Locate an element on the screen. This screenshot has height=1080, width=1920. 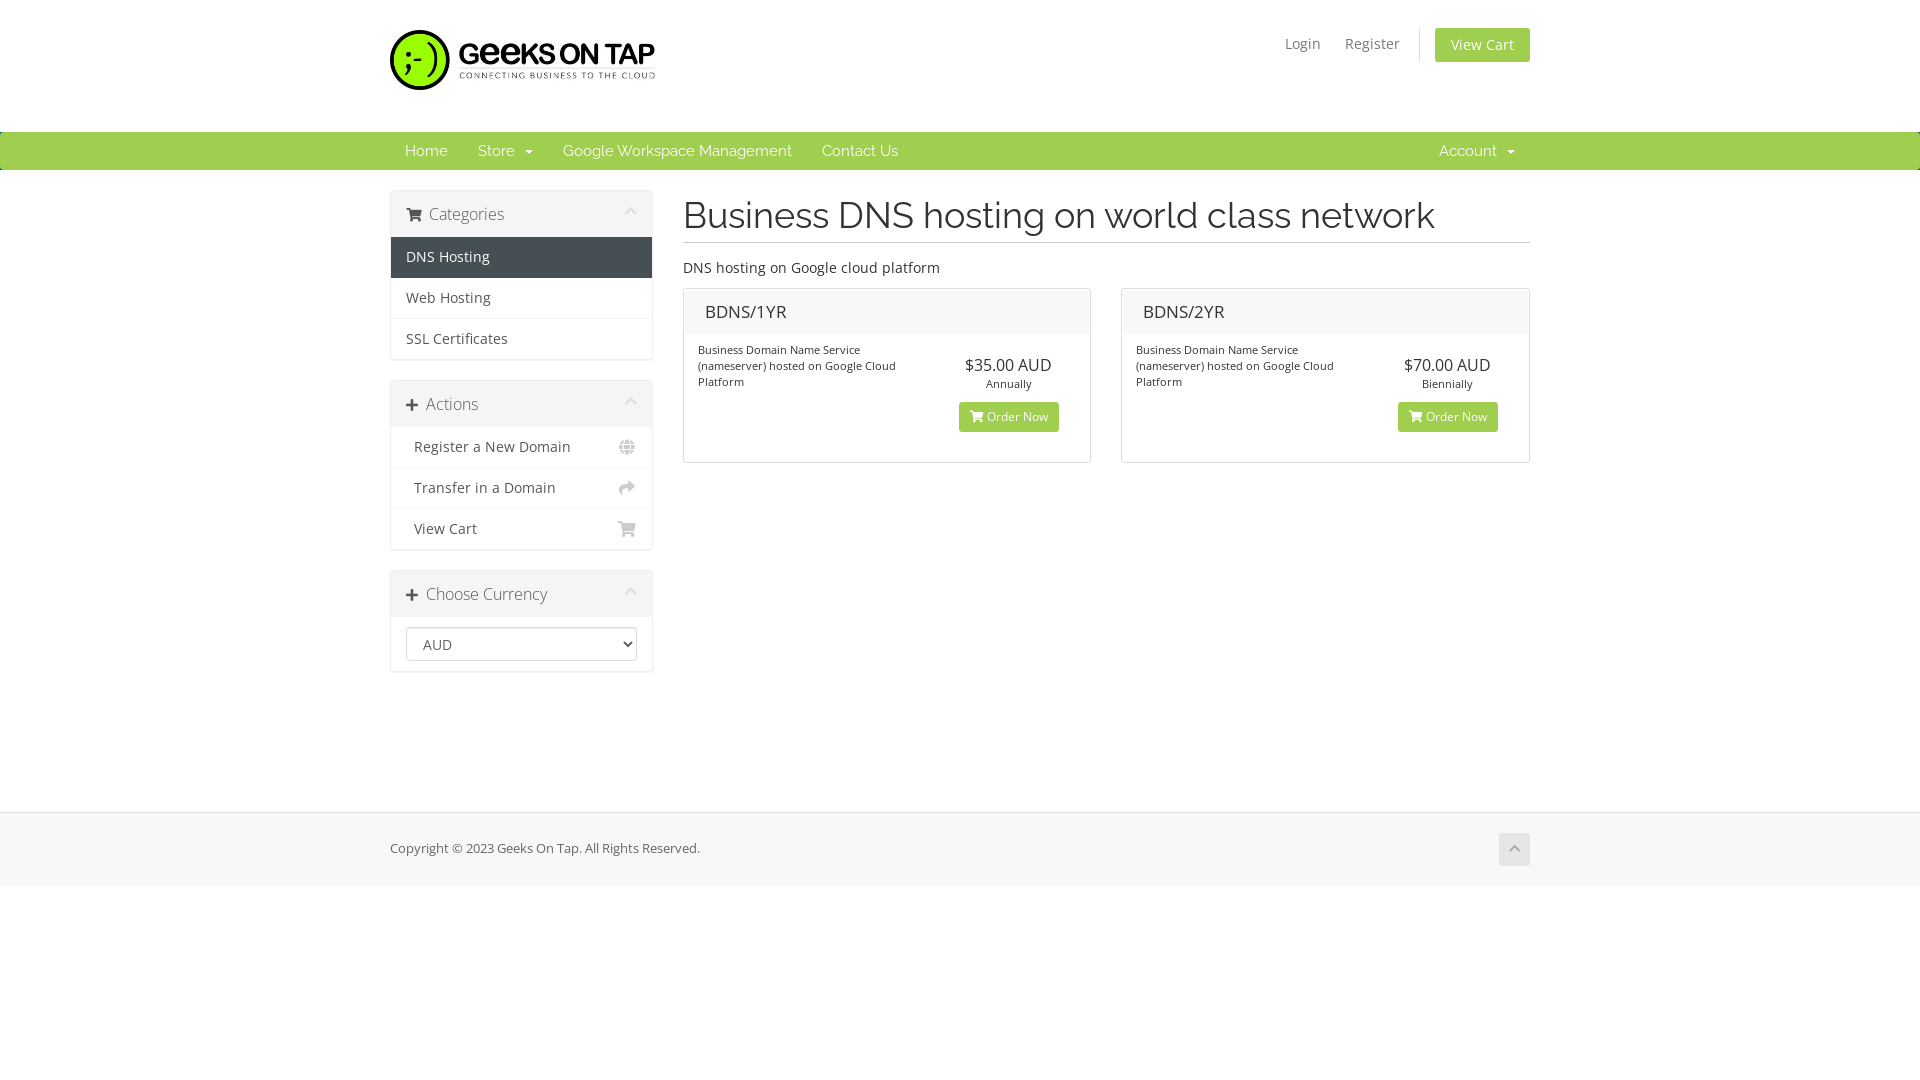
'DNS Hosting' is located at coordinates (521, 256).